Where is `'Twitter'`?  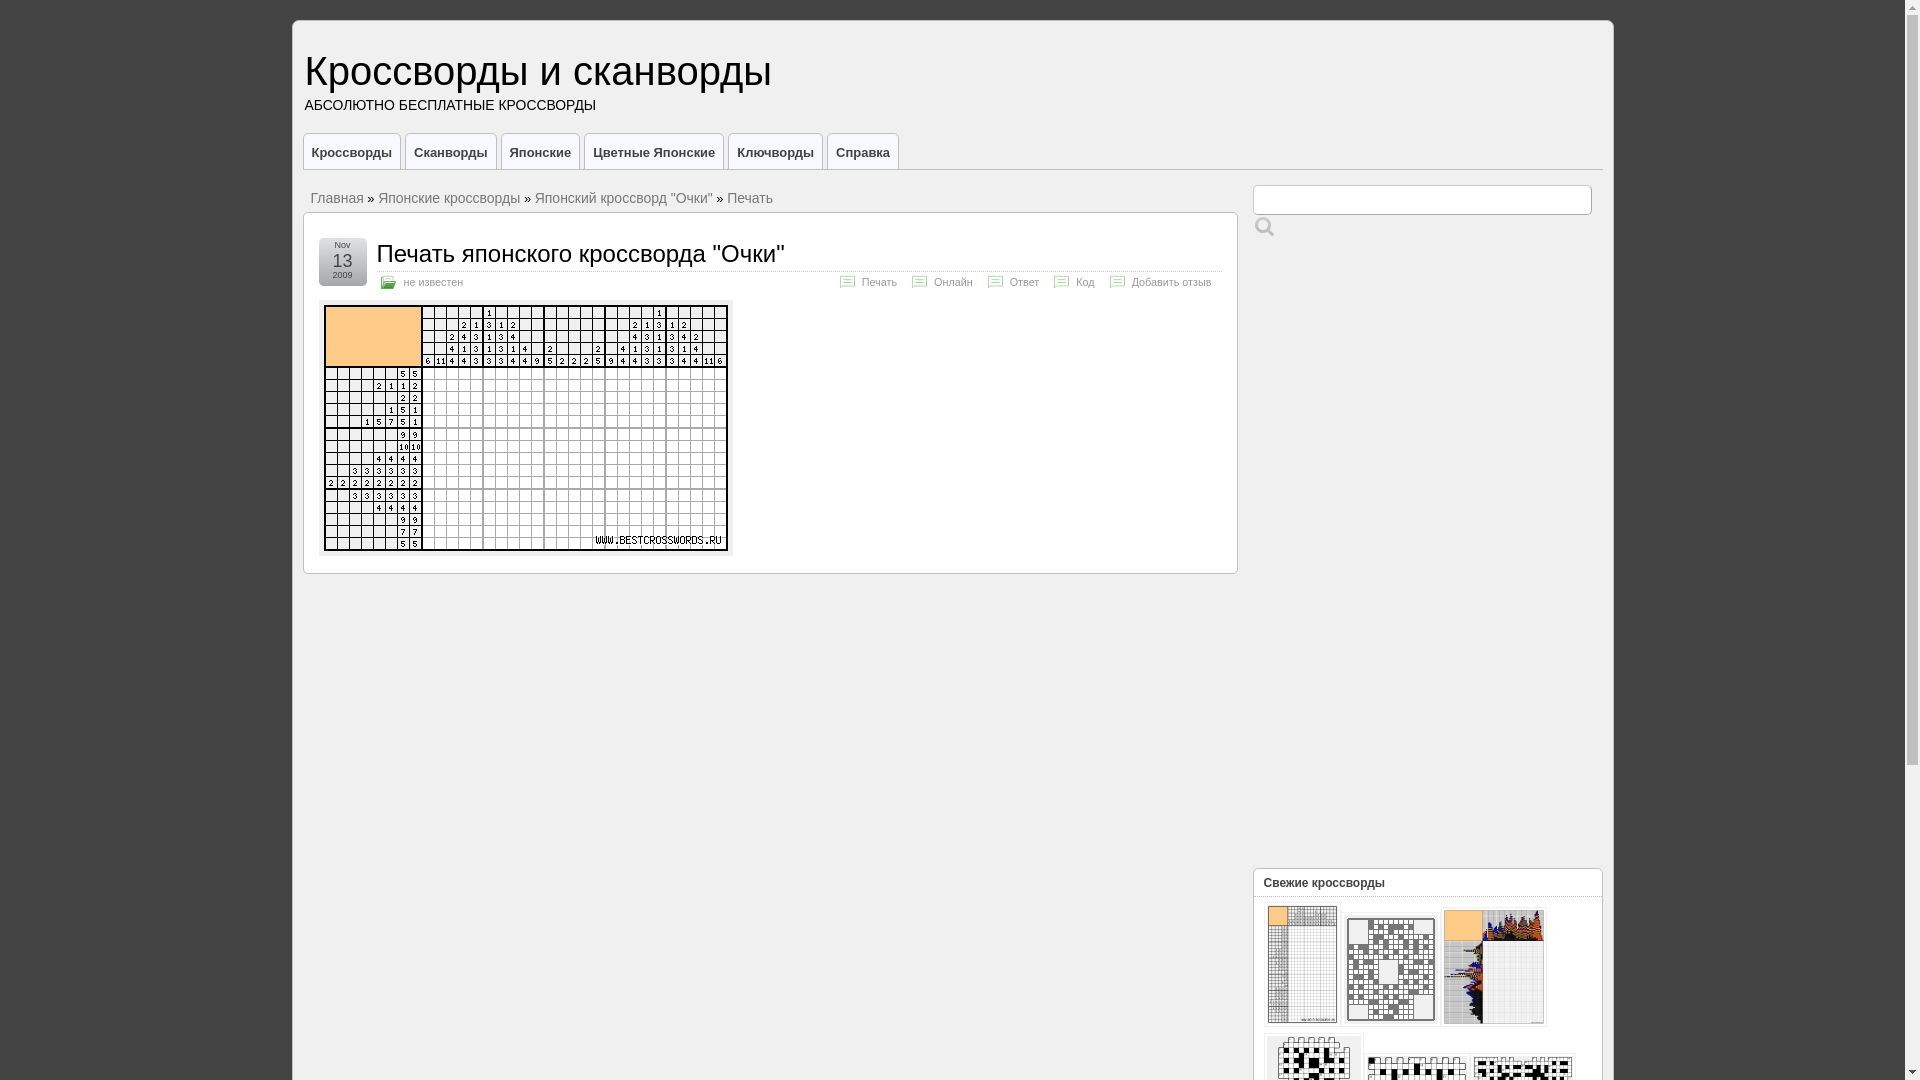
'Twitter' is located at coordinates (1504, 149).